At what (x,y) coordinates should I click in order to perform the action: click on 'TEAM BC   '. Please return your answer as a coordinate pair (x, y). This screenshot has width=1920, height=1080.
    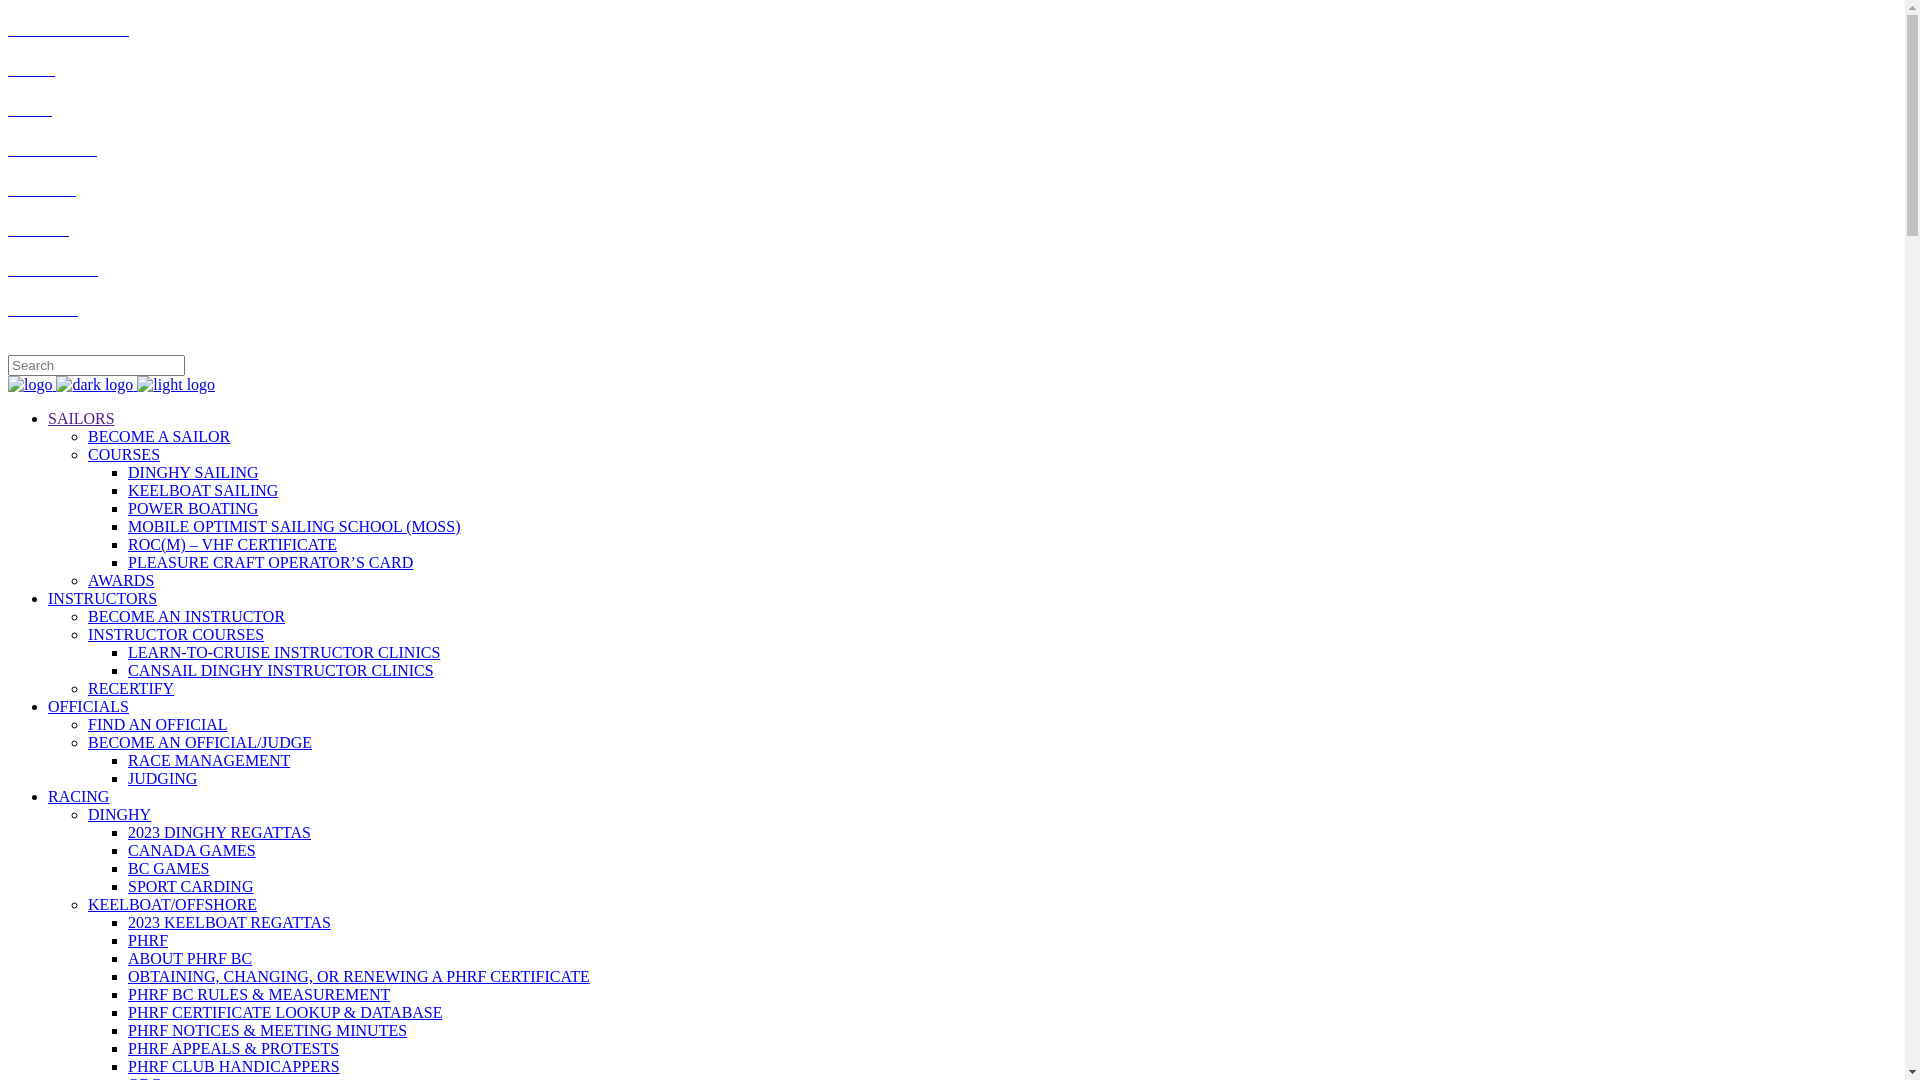
    Looking at the image, I should click on (42, 188).